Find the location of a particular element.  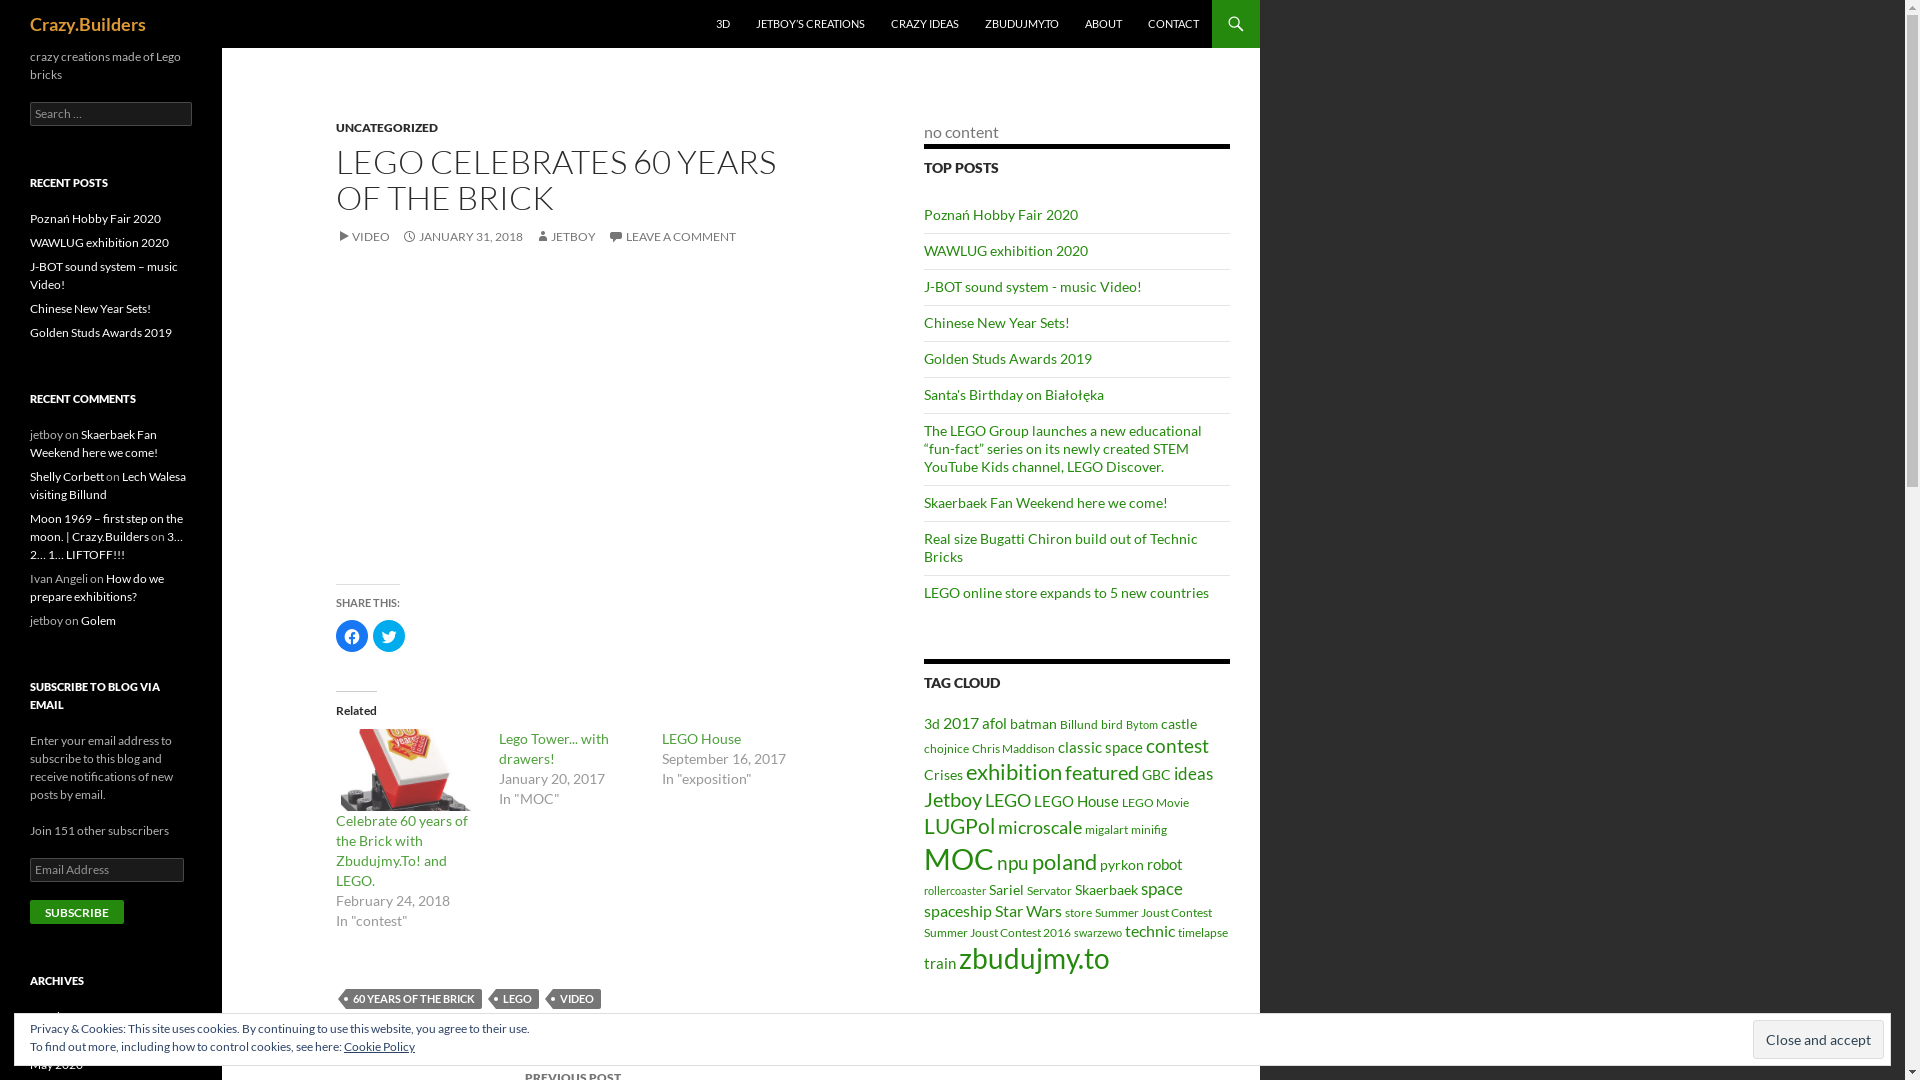

'ZBUDUJMY.TO' is located at coordinates (1022, 23).